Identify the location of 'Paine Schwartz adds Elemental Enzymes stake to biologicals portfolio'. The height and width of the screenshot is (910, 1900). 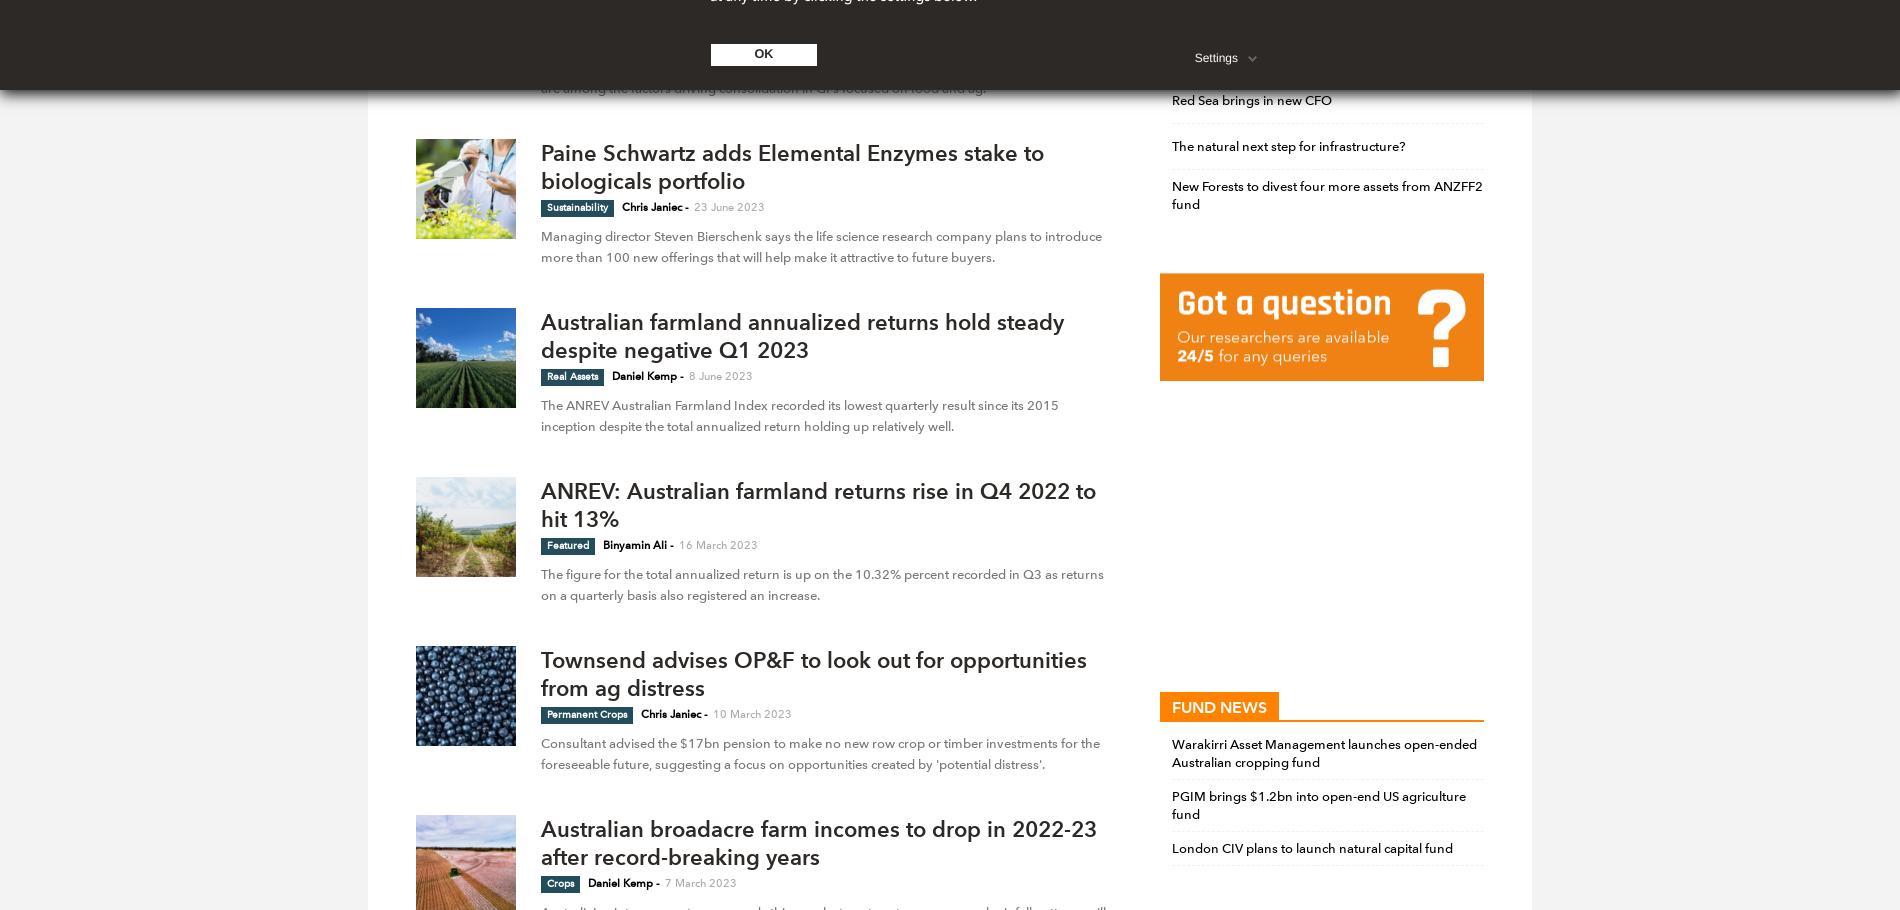
(540, 166).